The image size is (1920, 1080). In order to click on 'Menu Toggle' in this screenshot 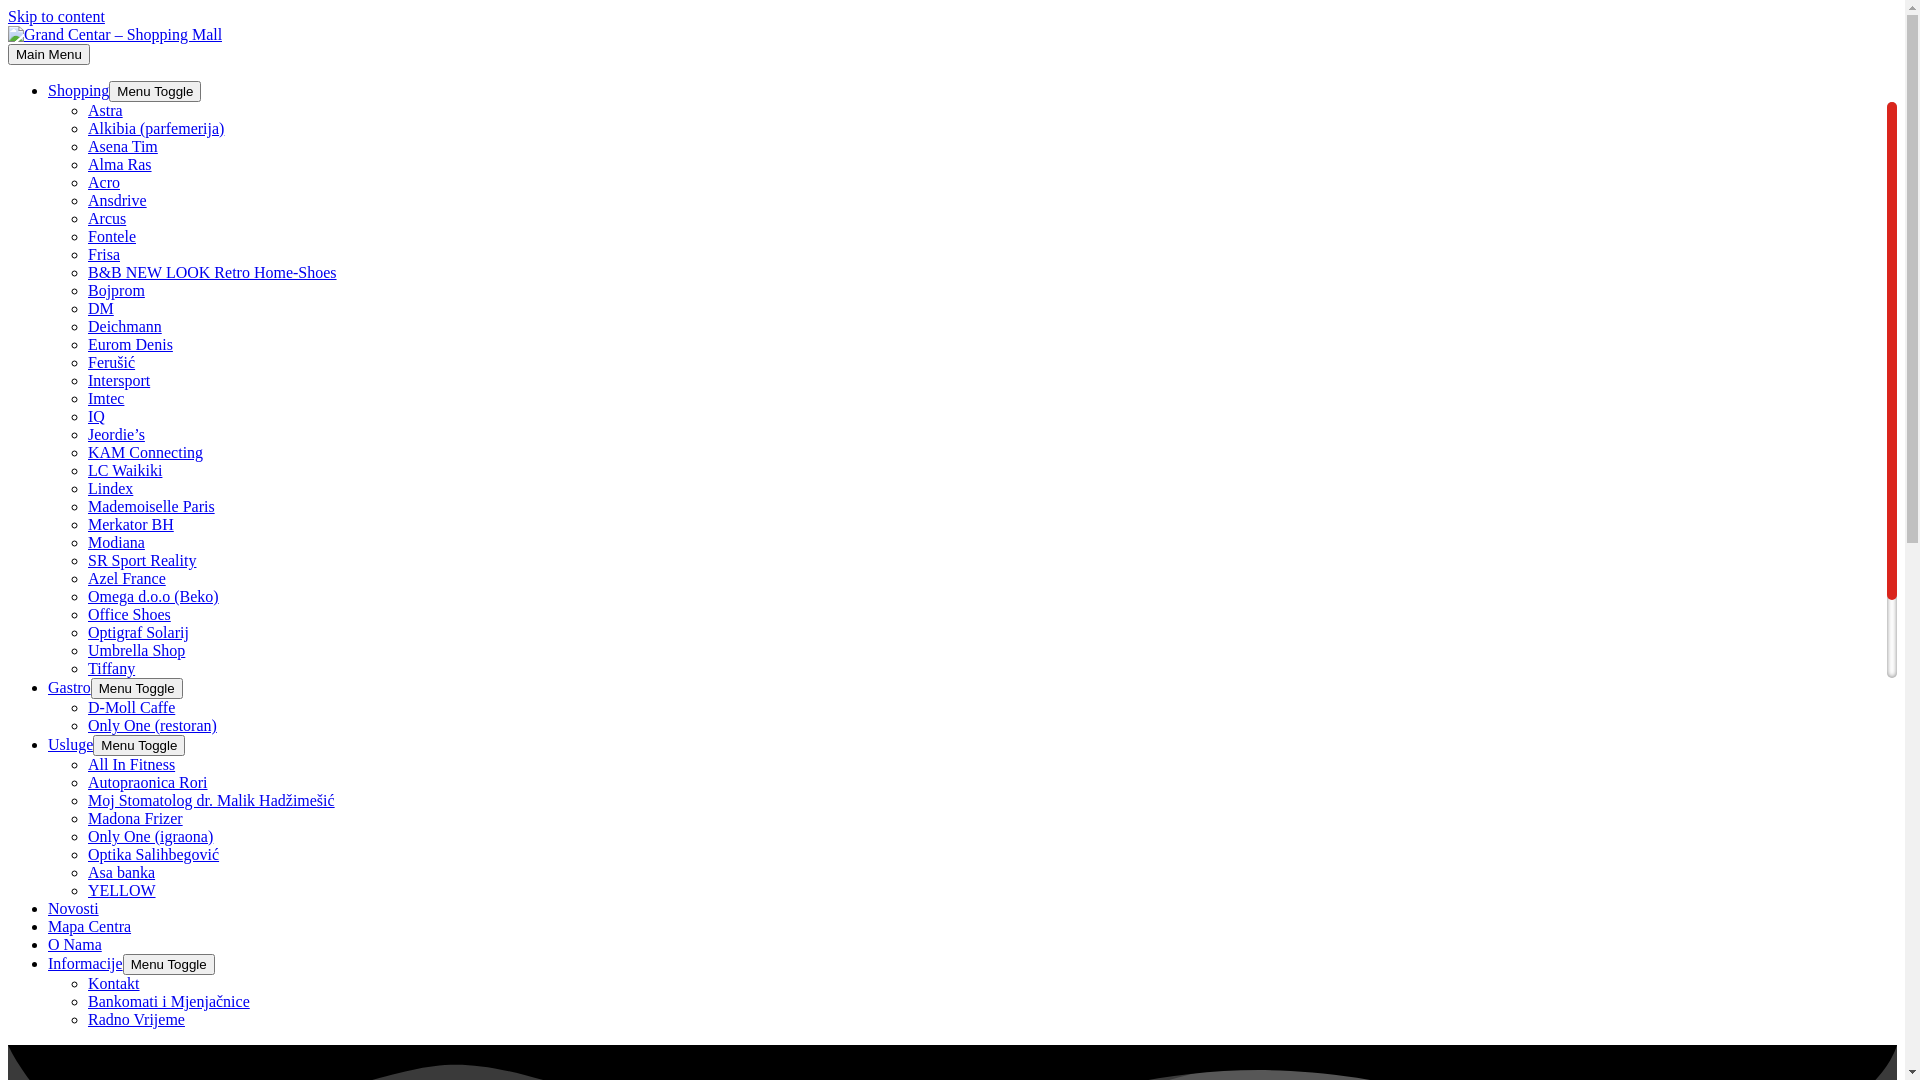, I will do `click(153, 91)`.